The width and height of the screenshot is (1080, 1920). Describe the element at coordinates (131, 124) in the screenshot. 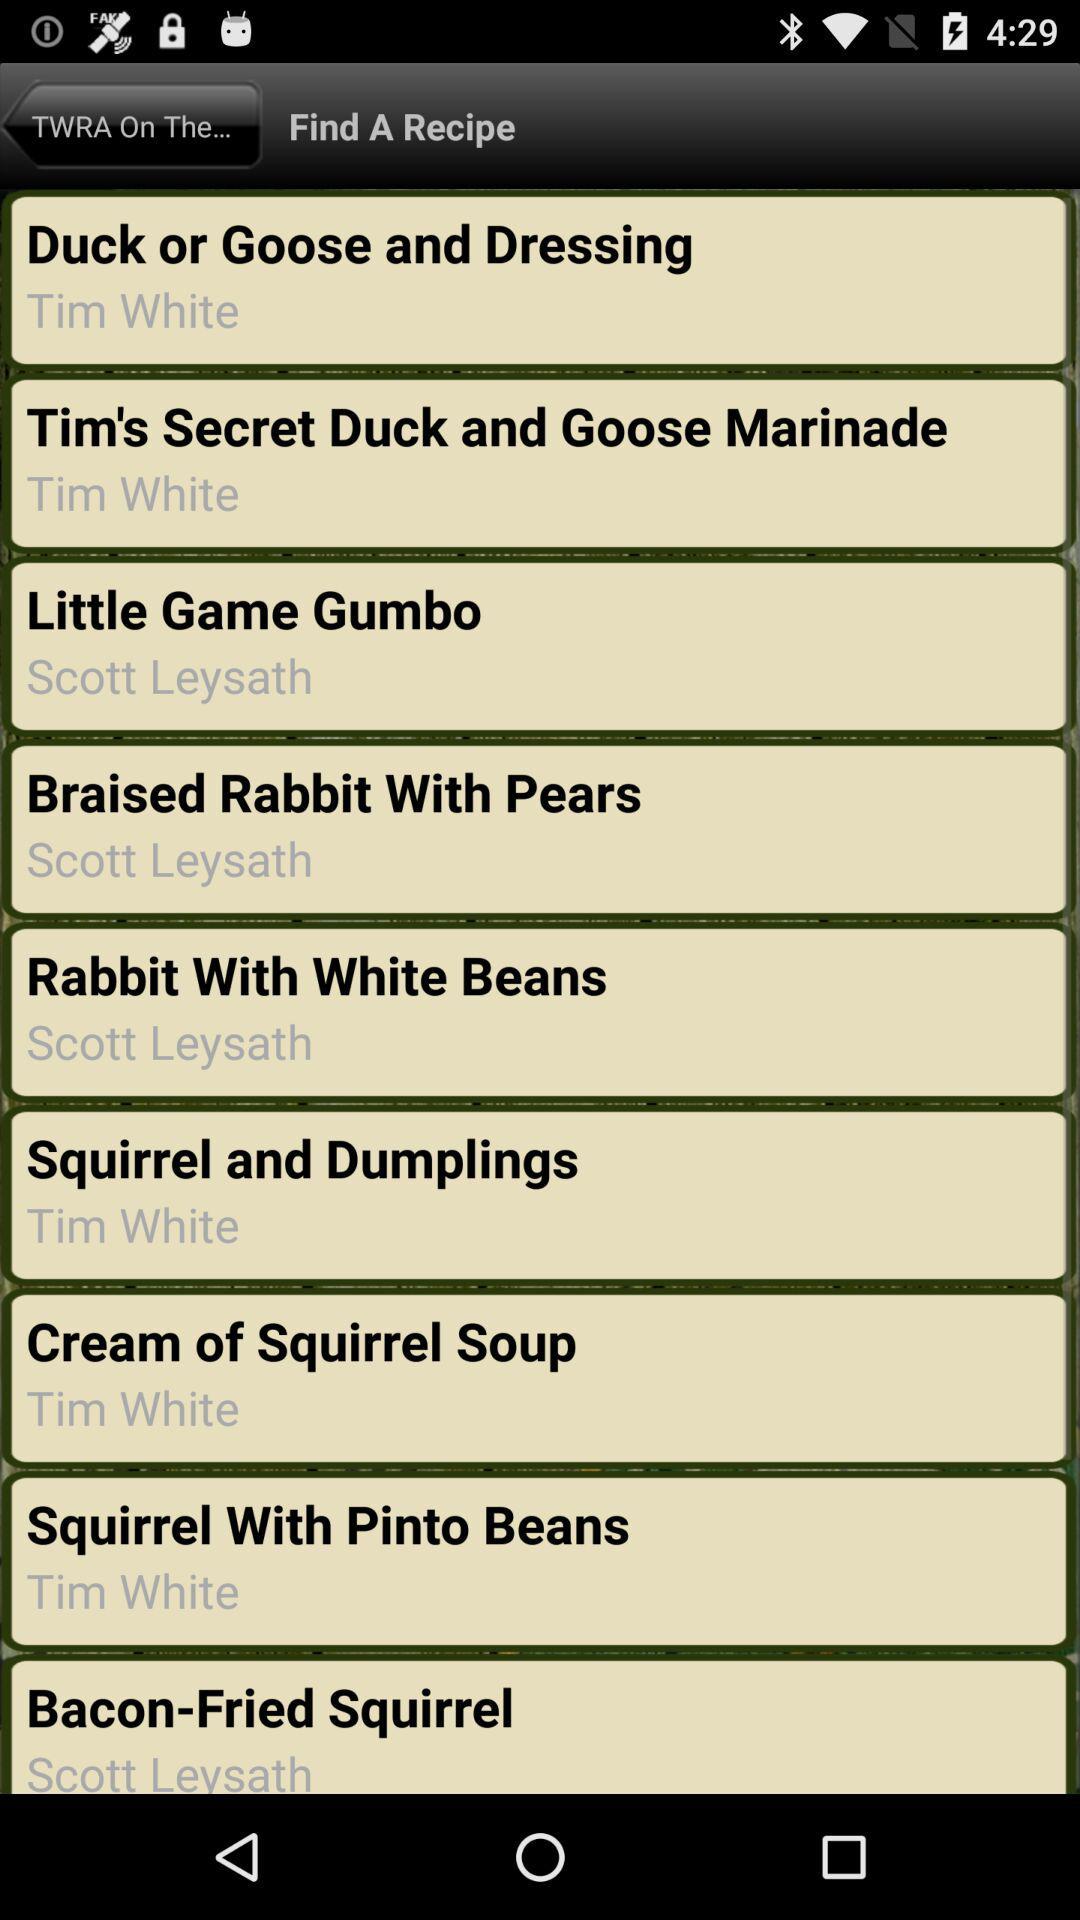

I see `icon next to find a recipe` at that location.